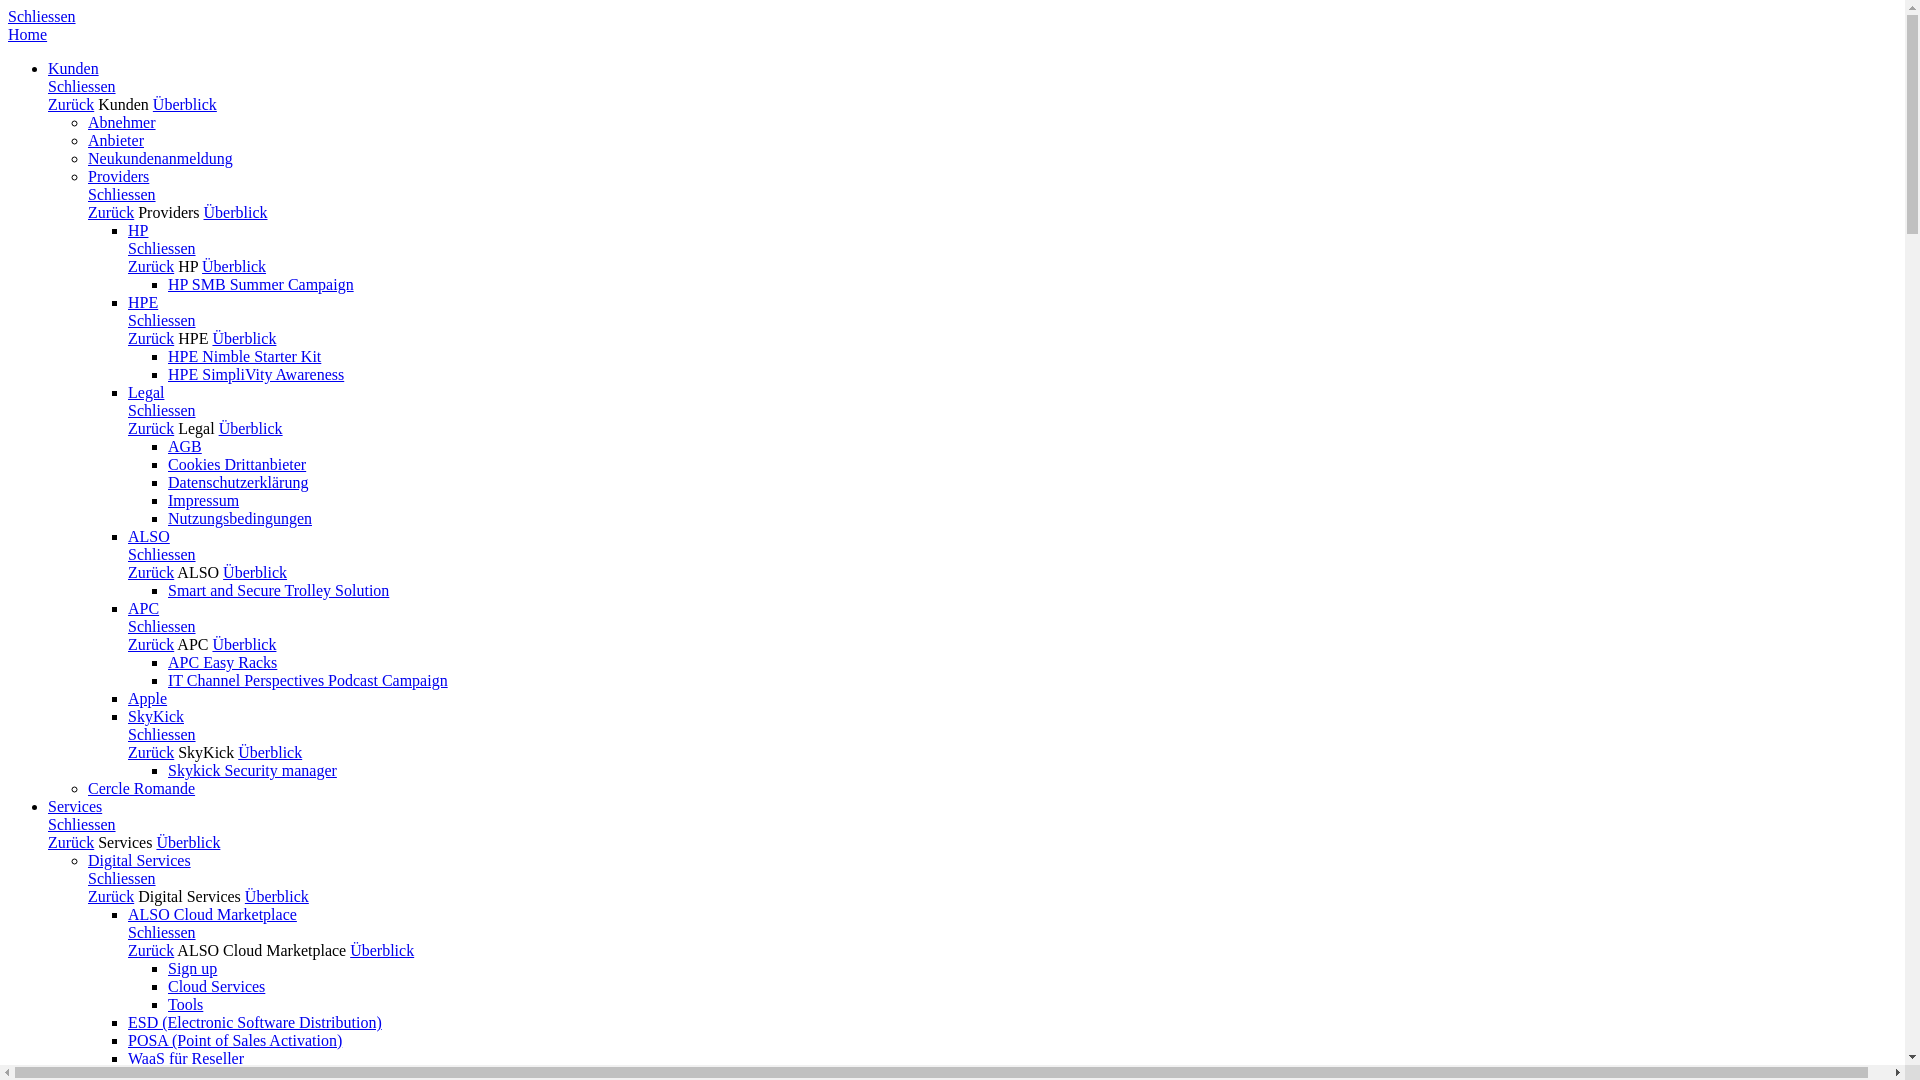 Image resolution: width=1920 pixels, height=1080 pixels. Describe the element at coordinates (306, 679) in the screenshot. I see `'IT Channel Perspectives Podcast Campaign'` at that location.